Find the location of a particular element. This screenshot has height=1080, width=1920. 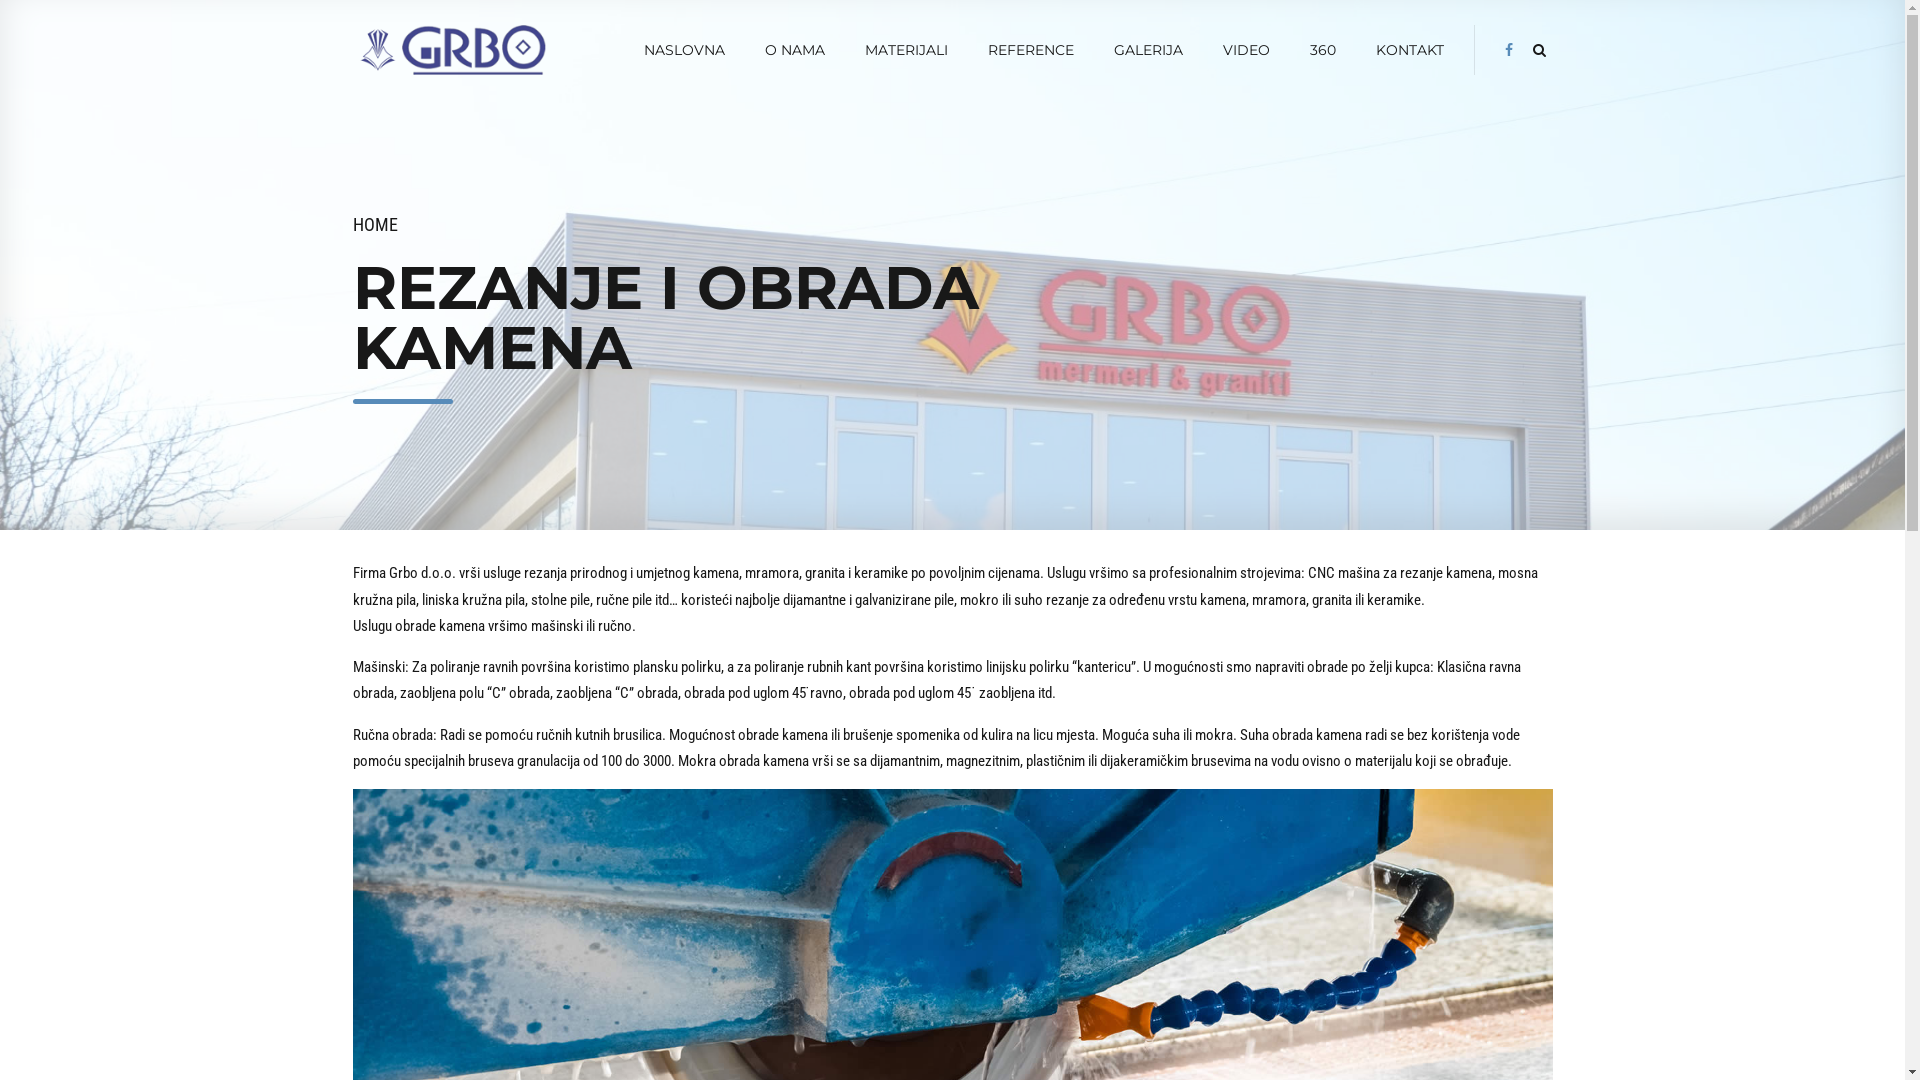

'360' is located at coordinates (1323, 49).